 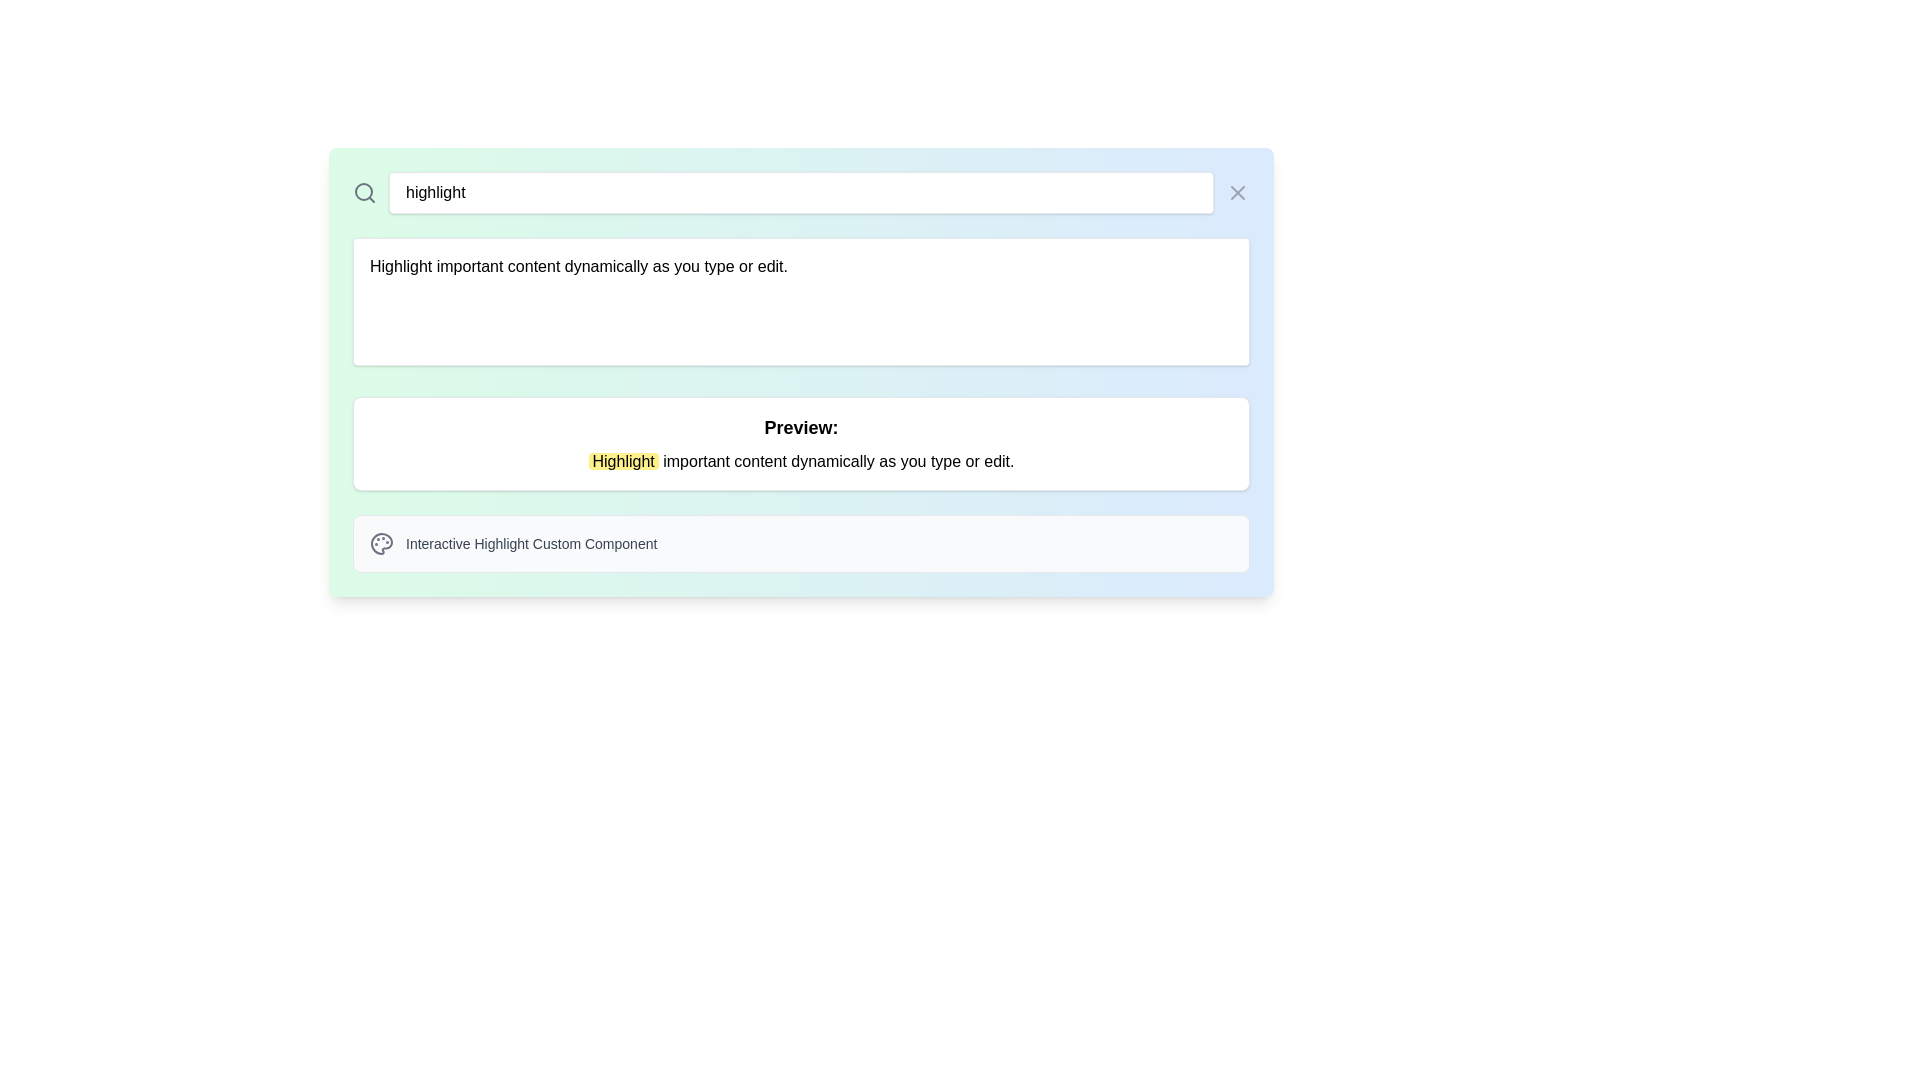 What do you see at coordinates (364, 192) in the screenshot?
I see `the decorative SVG circle that represents the lens of the magnifying glass icon, located near the upper left corner of the interface` at bounding box center [364, 192].